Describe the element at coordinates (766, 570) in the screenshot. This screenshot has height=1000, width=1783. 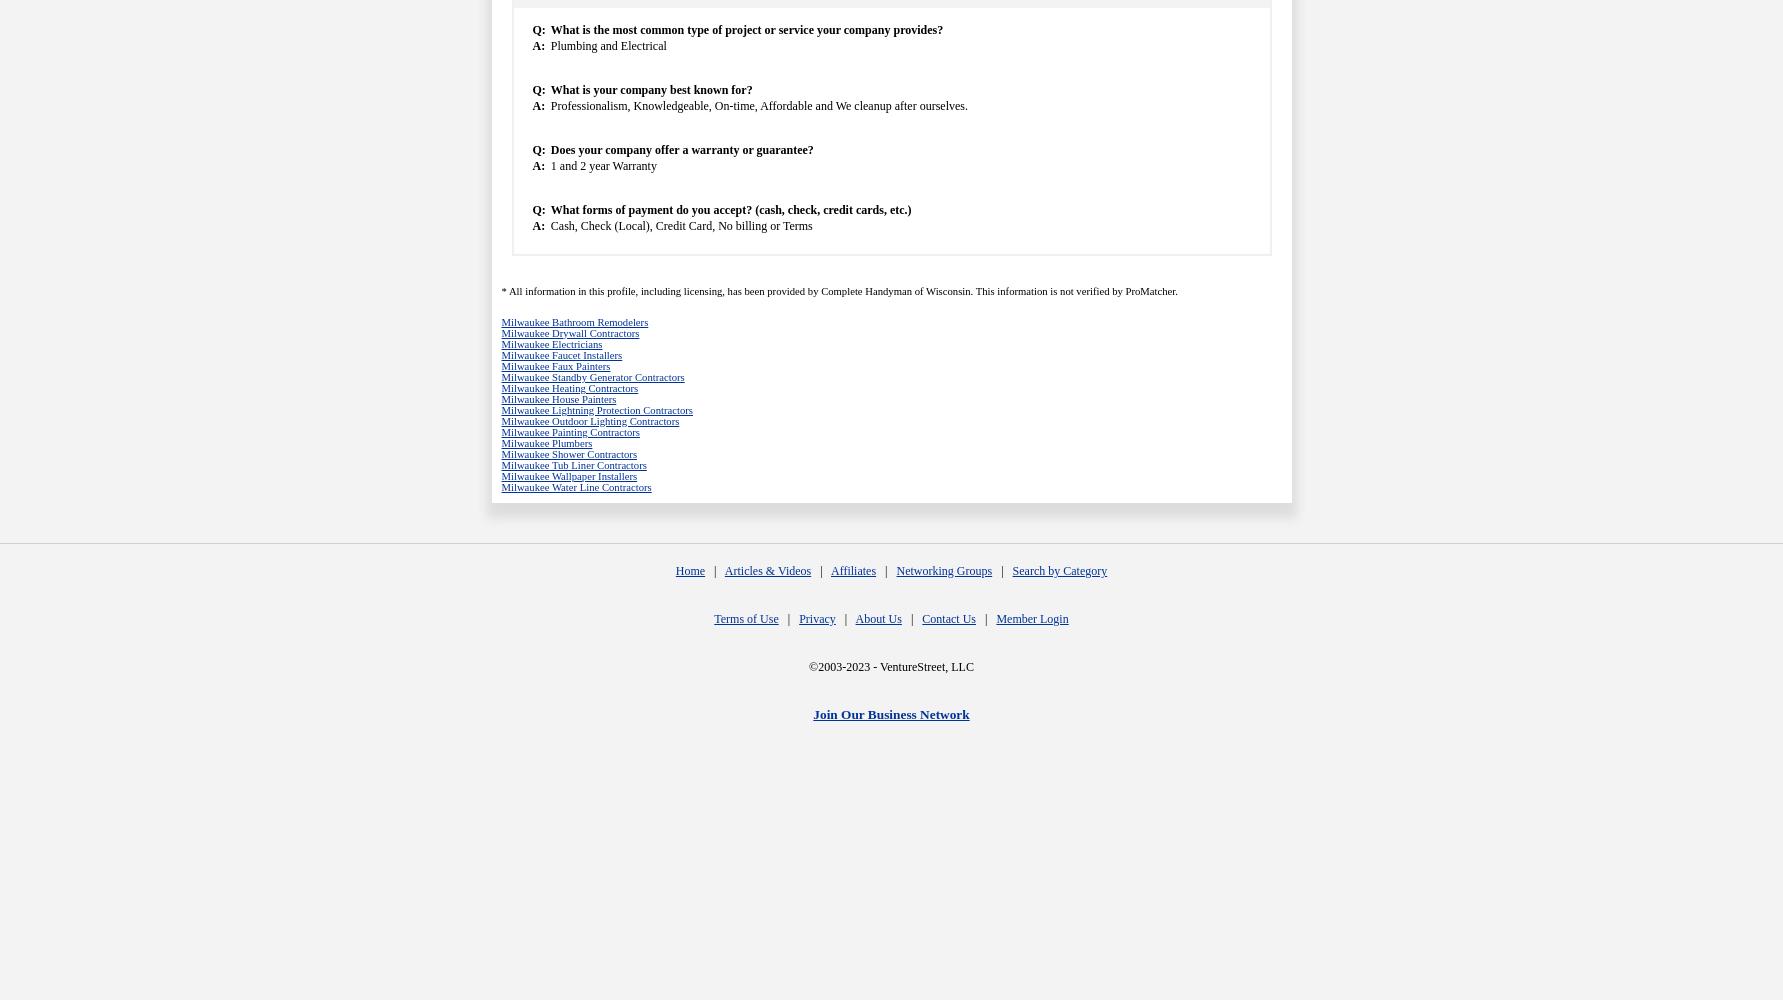
I see `'Articles & Videos'` at that location.